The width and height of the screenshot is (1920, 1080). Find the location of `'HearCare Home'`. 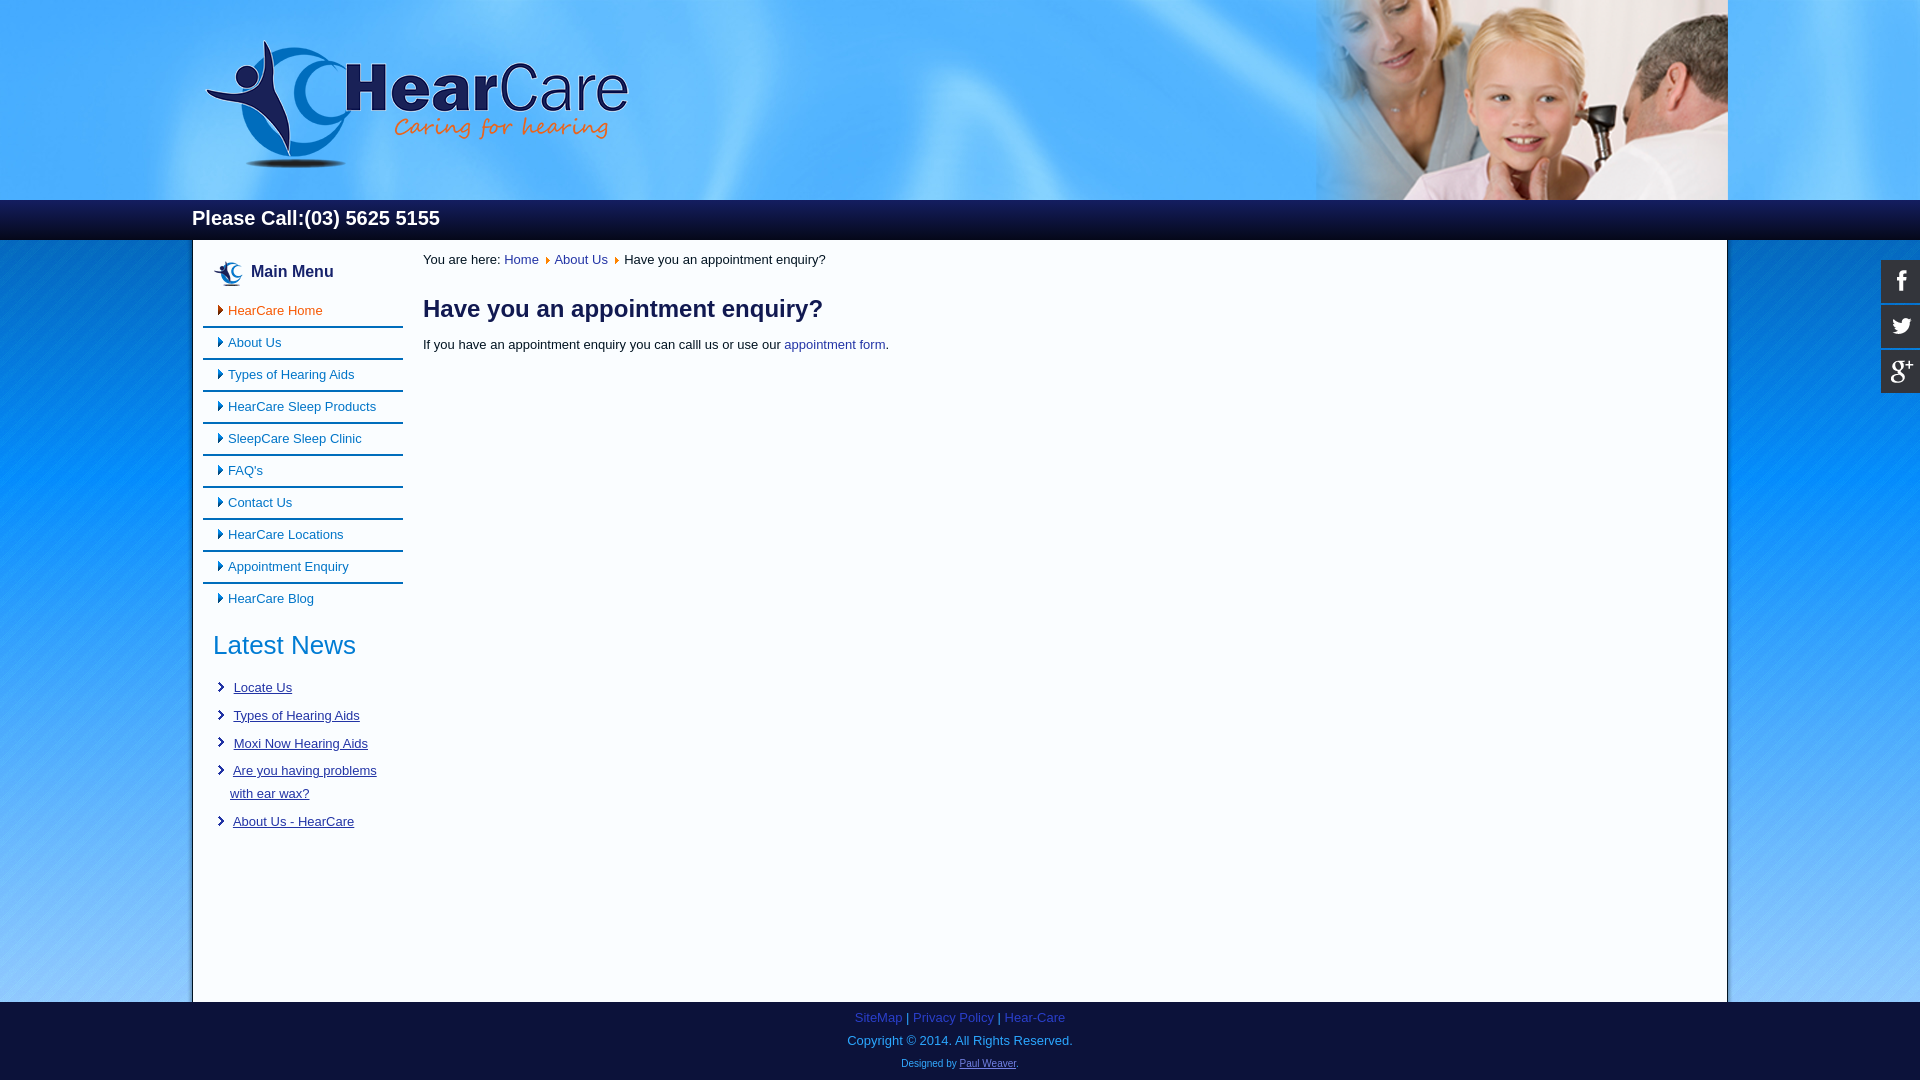

'HearCare Home' is located at coordinates (301, 311).